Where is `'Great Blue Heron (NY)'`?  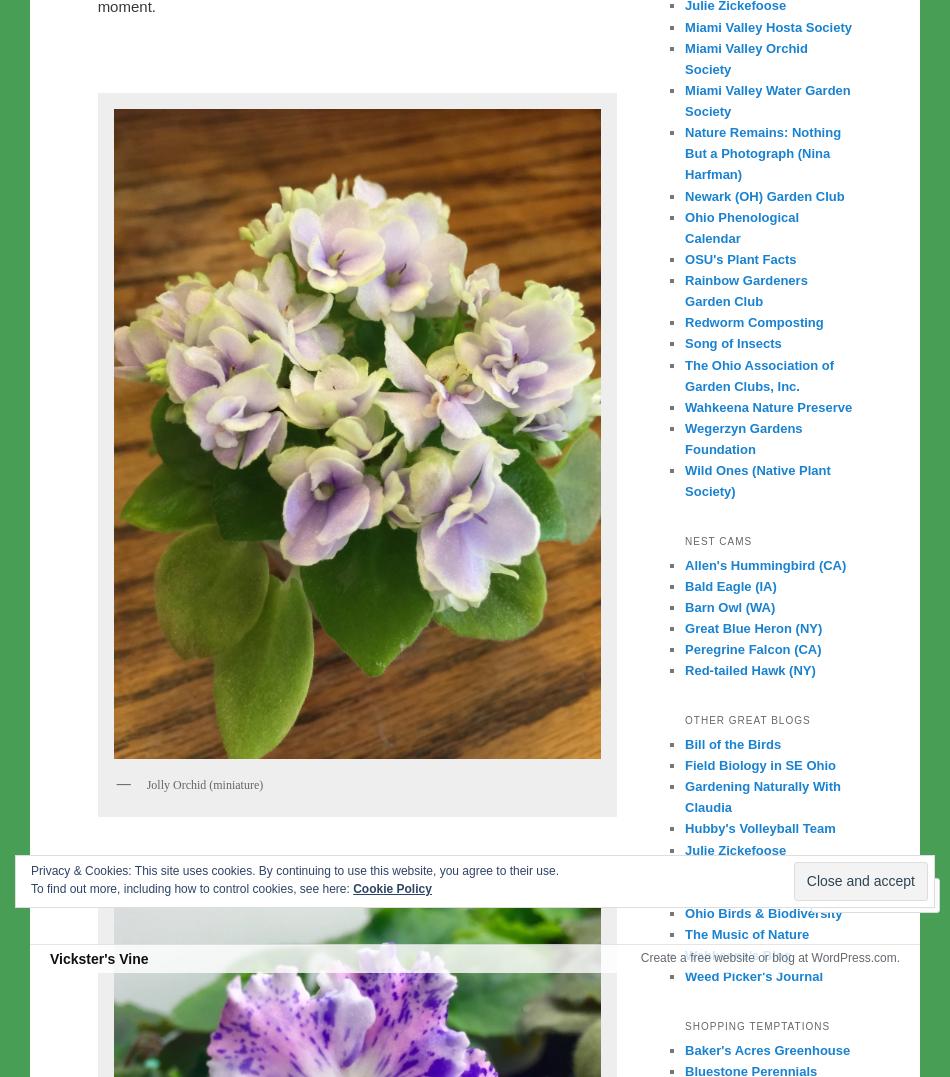
'Great Blue Heron (NY)' is located at coordinates (752, 628).